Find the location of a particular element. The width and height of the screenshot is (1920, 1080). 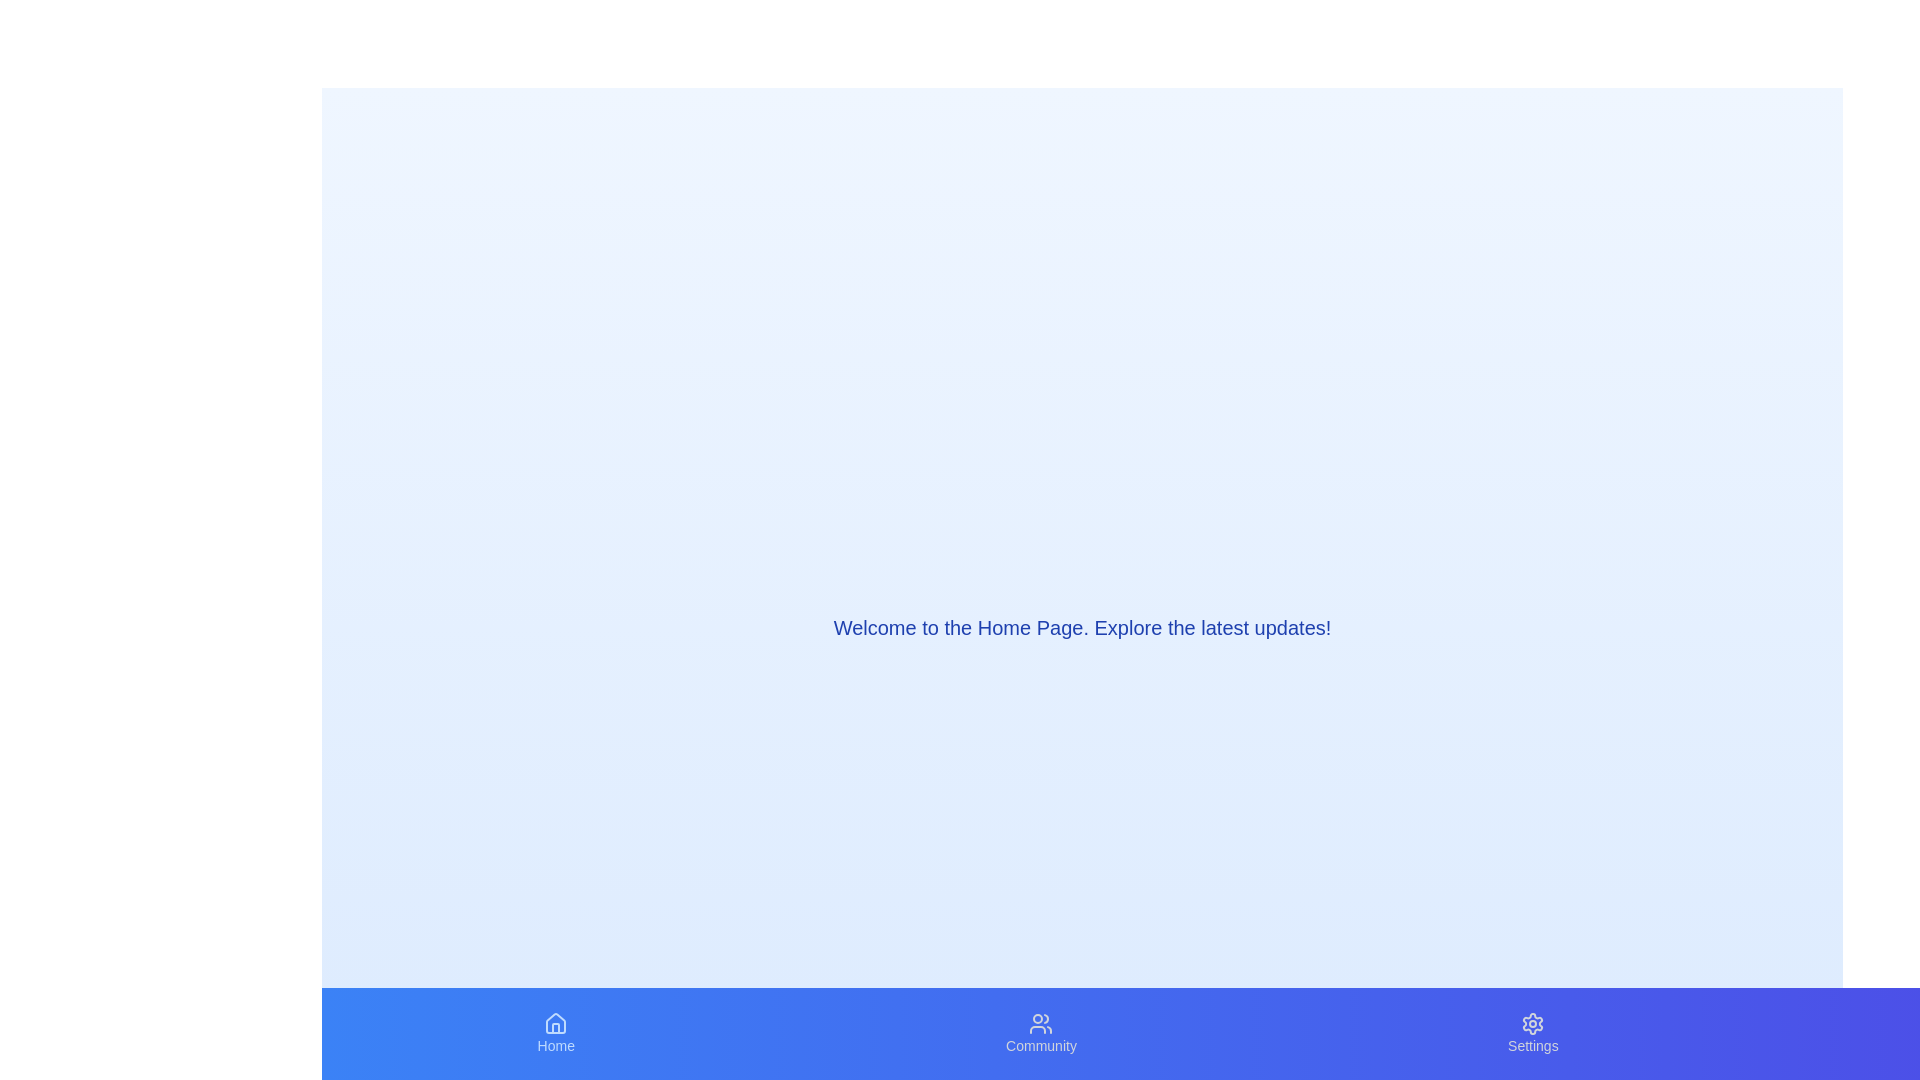

the text label for the home navigation option, which is centrally located under the home icon in the bottom navigation bar is located at coordinates (556, 1044).